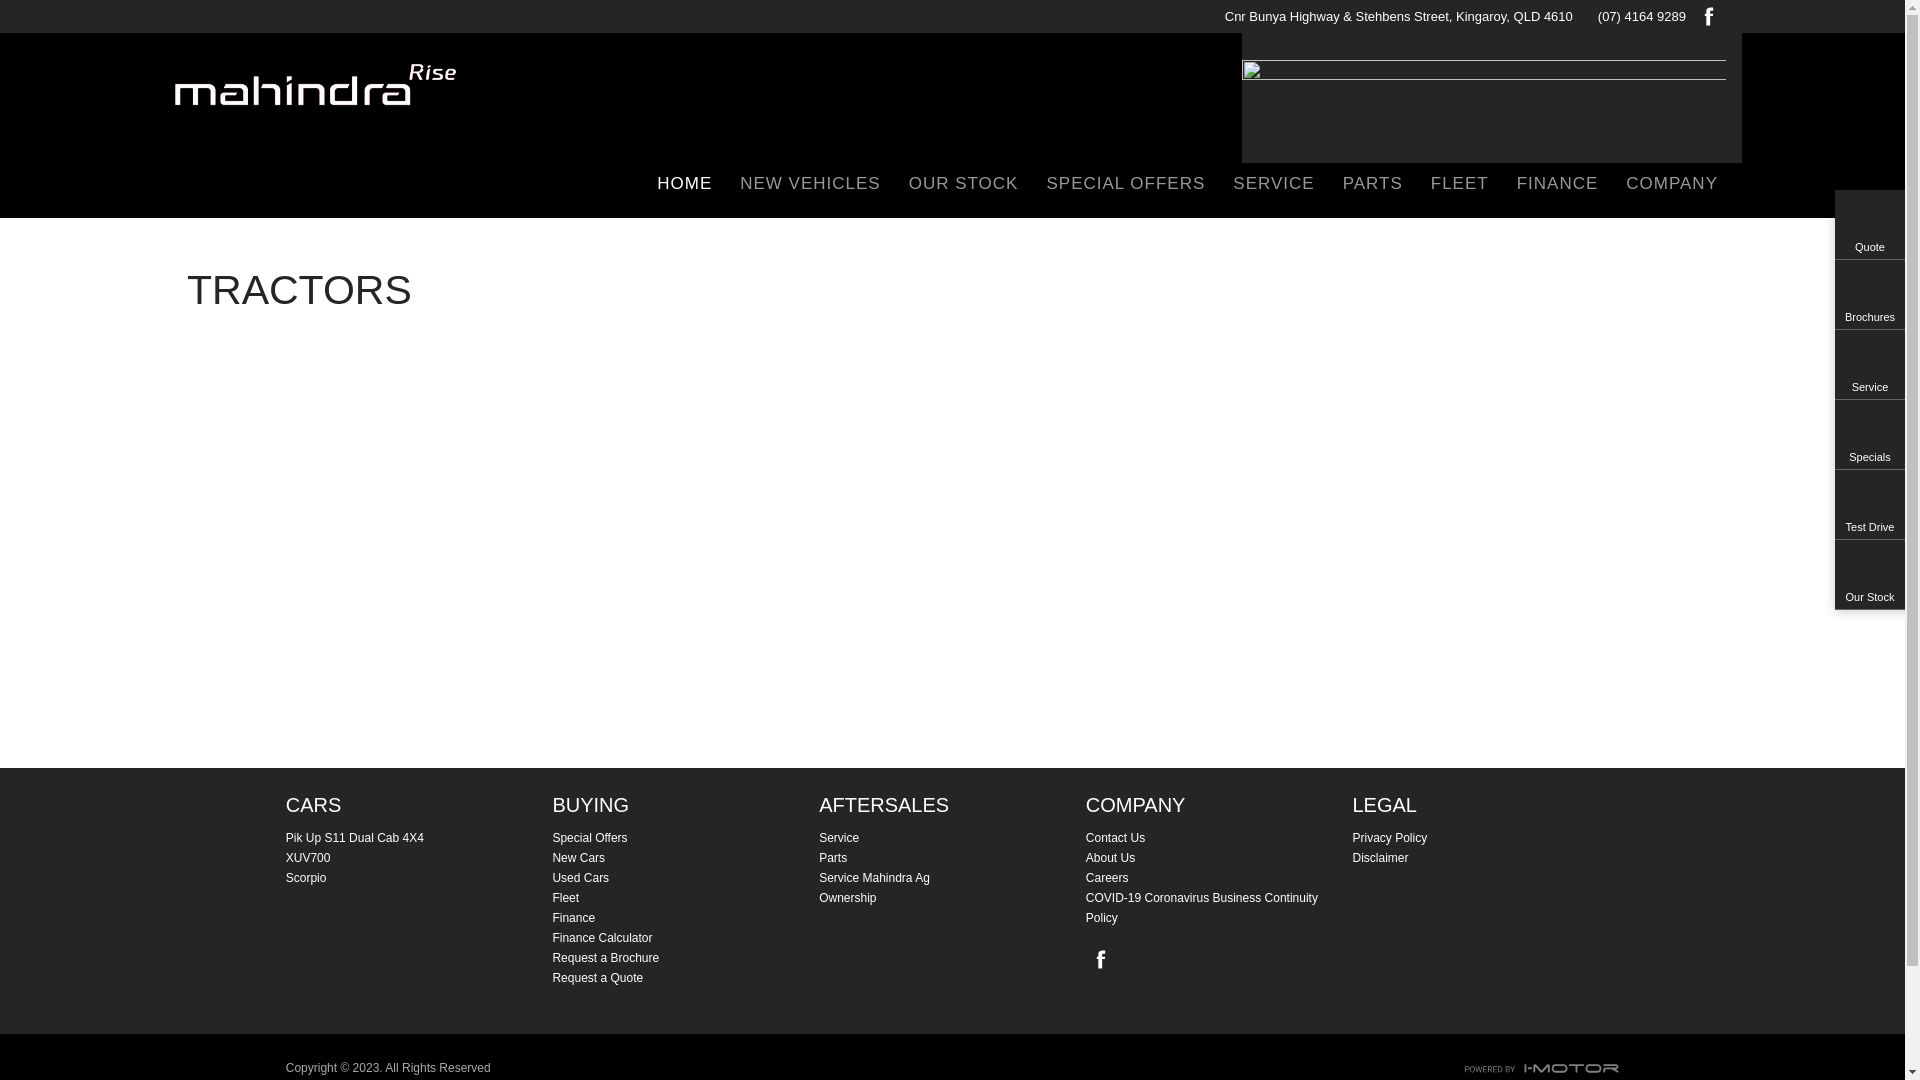 The width and height of the screenshot is (1920, 1080). Describe the element at coordinates (819, 897) in the screenshot. I see `'Ownership'` at that location.